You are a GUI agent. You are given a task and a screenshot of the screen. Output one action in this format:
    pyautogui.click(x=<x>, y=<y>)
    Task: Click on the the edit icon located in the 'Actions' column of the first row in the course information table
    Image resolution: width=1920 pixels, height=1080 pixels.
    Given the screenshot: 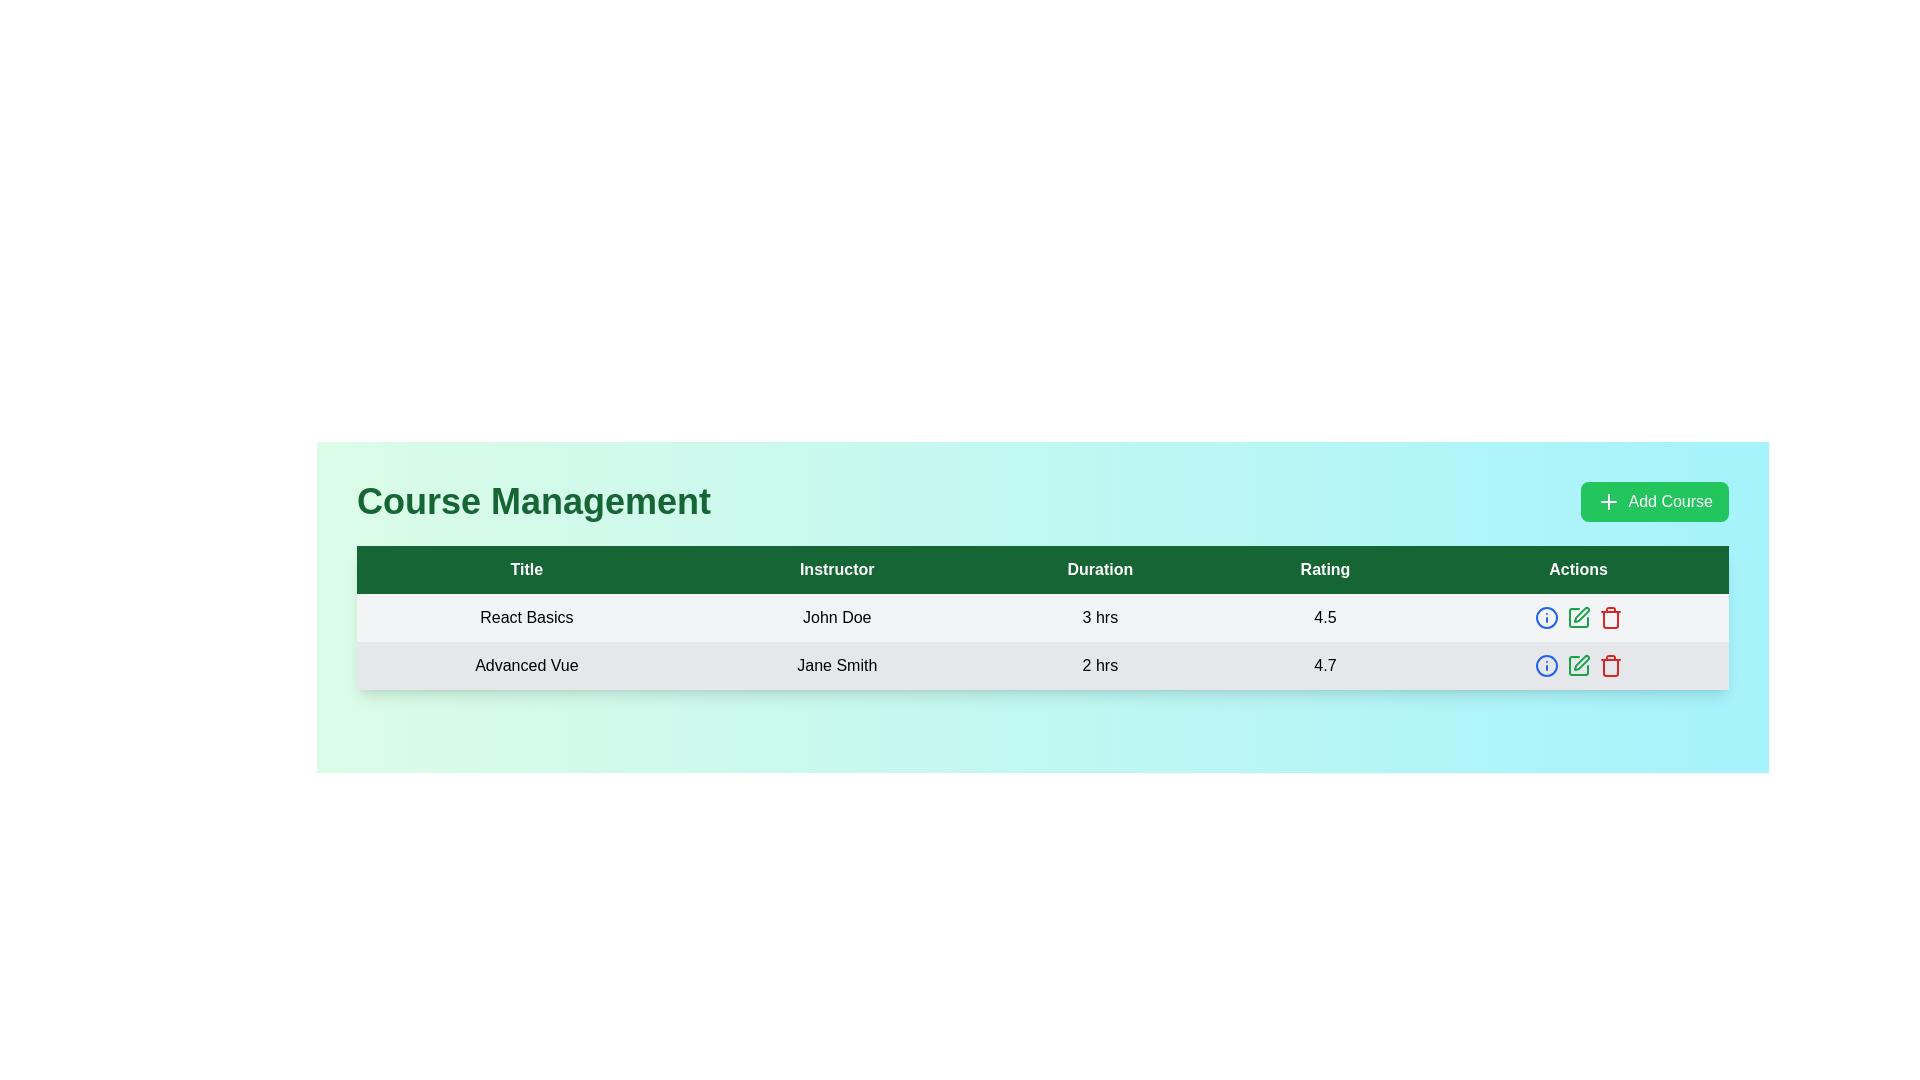 What is the action you would take?
    pyautogui.click(x=1577, y=616)
    